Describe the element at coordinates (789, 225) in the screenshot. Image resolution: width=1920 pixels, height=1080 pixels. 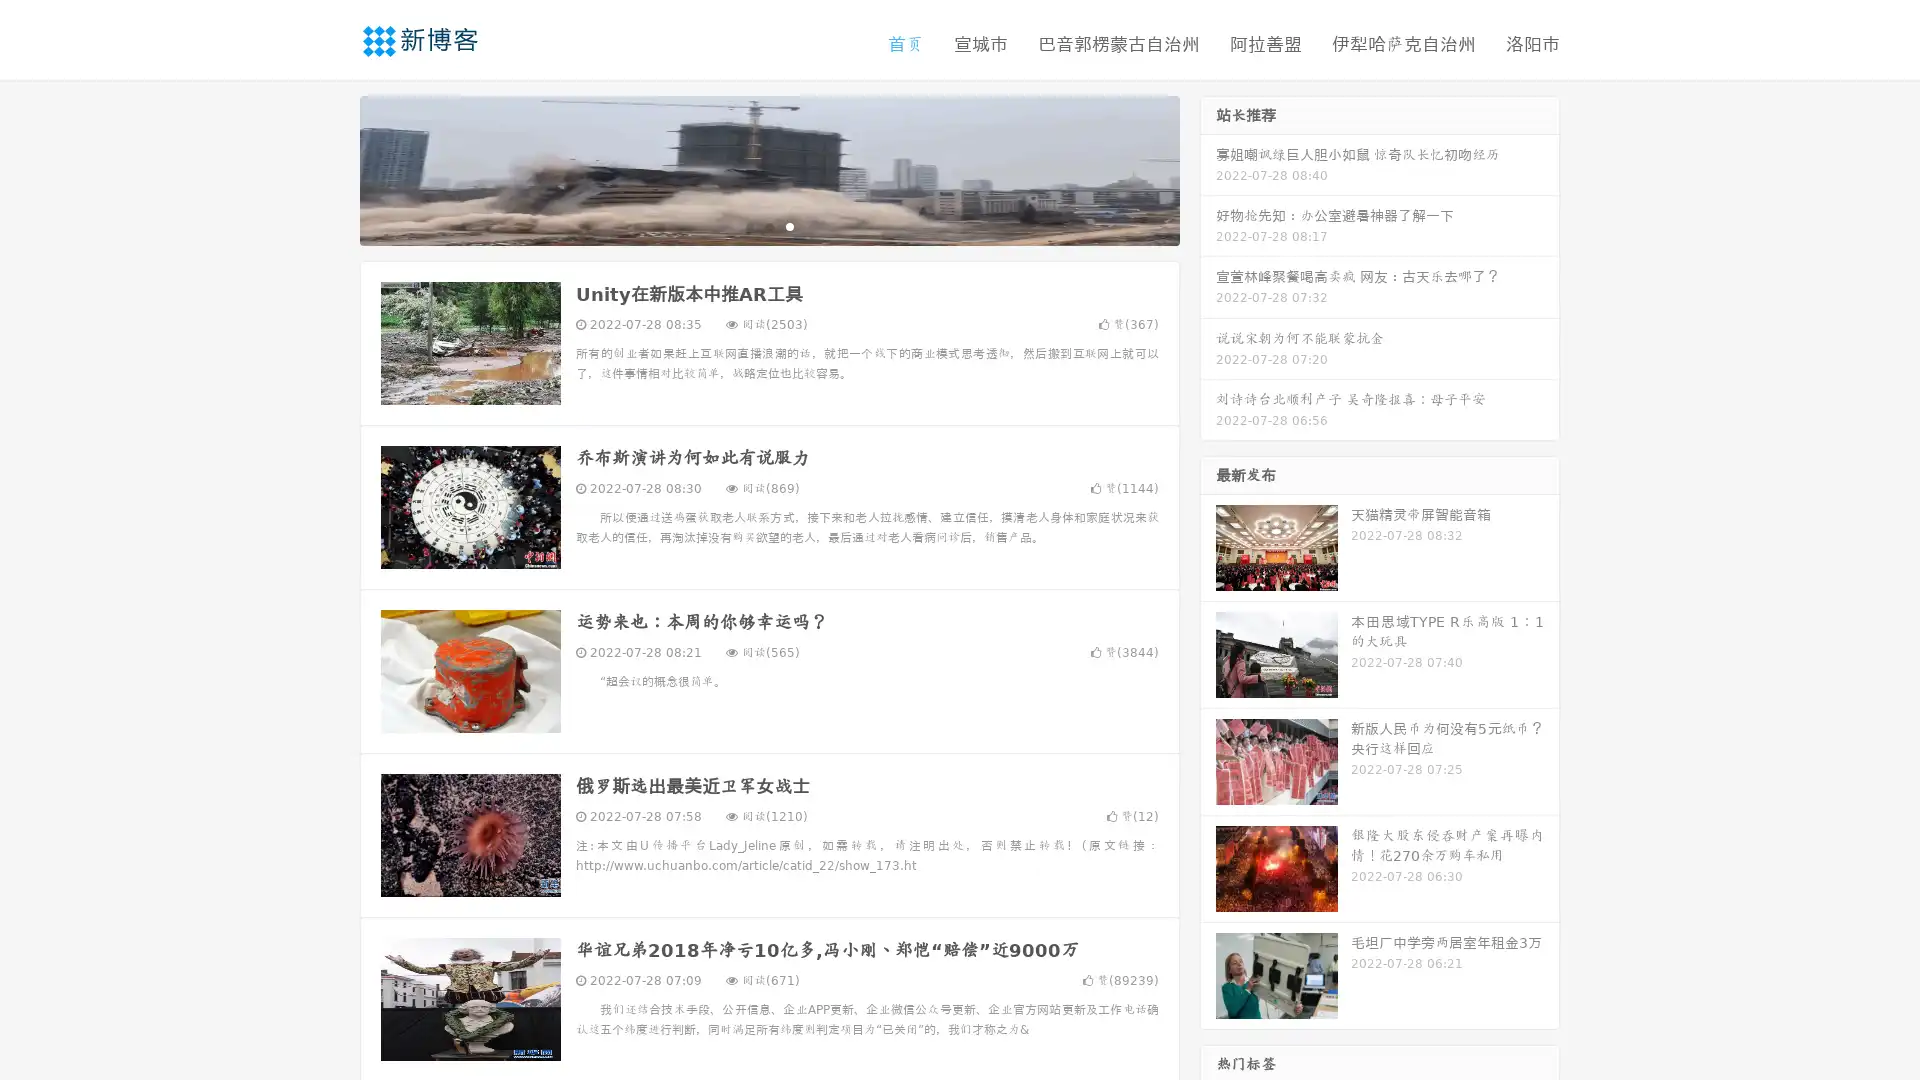
I see `Go to slide 3` at that location.